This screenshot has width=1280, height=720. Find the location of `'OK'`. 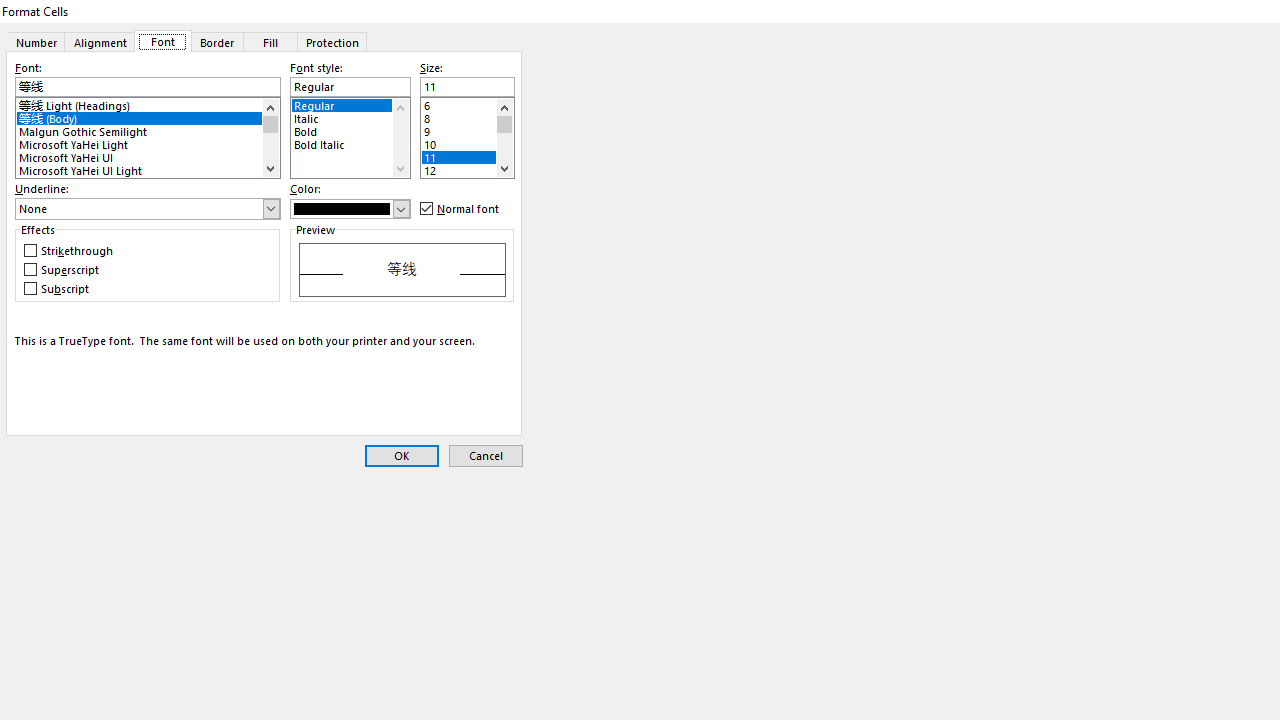

'OK' is located at coordinates (400, 456).